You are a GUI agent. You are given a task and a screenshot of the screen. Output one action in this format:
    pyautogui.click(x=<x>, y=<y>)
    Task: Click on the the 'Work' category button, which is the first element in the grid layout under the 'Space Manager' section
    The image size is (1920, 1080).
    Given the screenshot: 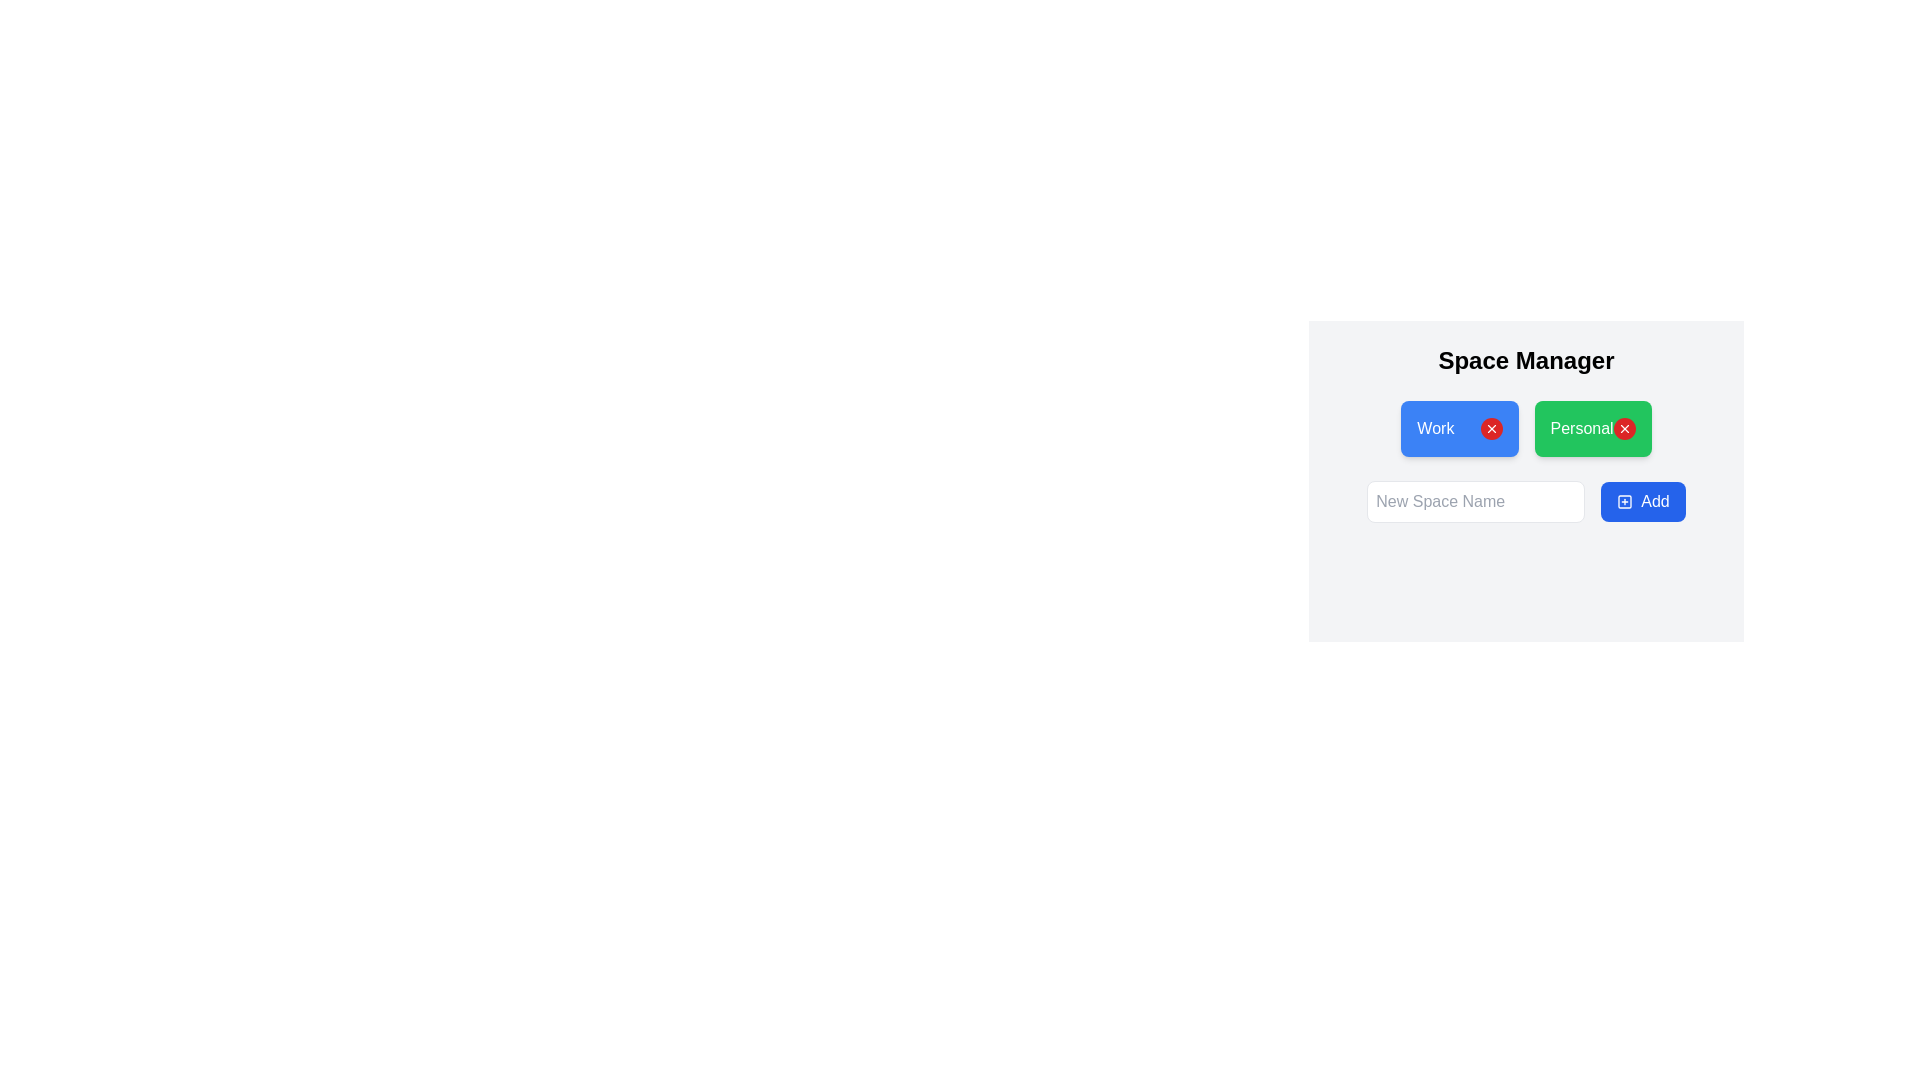 What is the action you would take?
    pyautogui.click(x=1459, y=427)
    